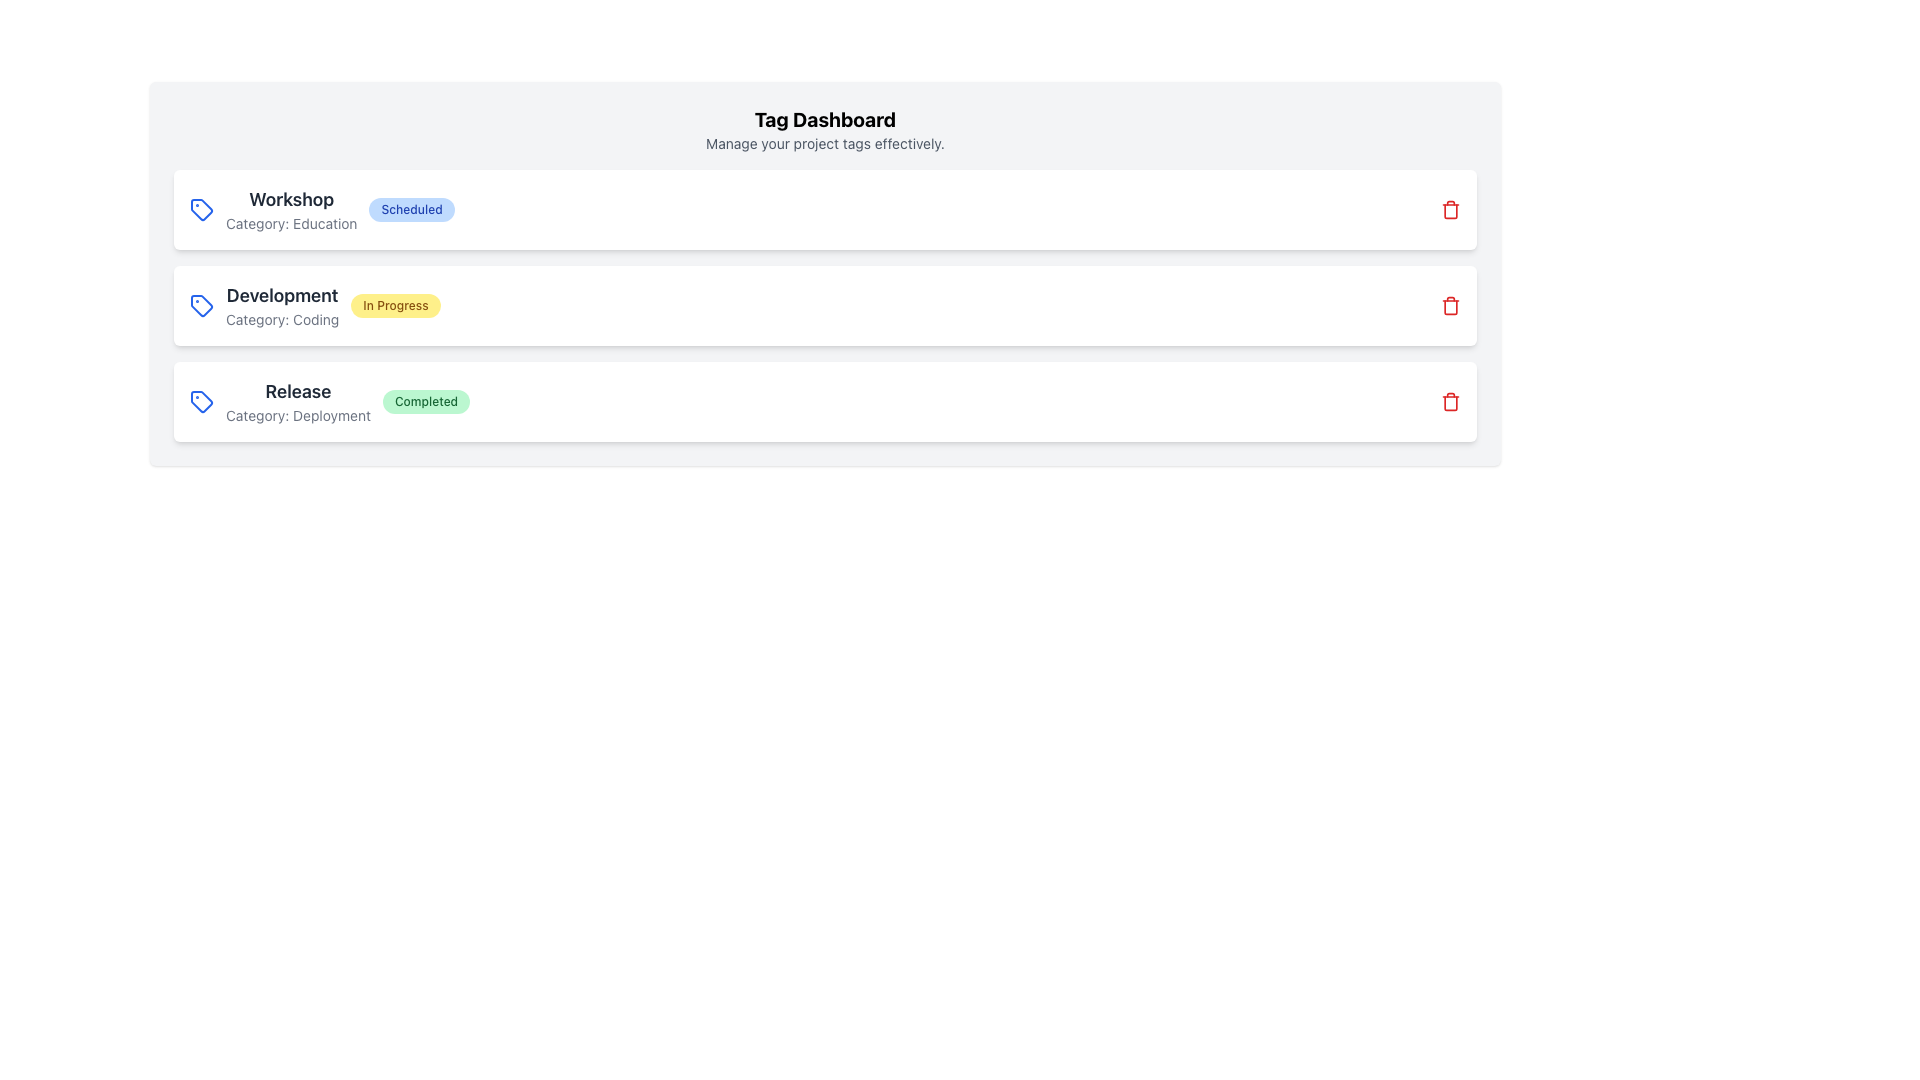 This screenshot has width=1920, height=1080. I want to click on the first card-like display element in the vertically stacked list, which shows the title, category, and status of a categorized item, so click(322, 209).